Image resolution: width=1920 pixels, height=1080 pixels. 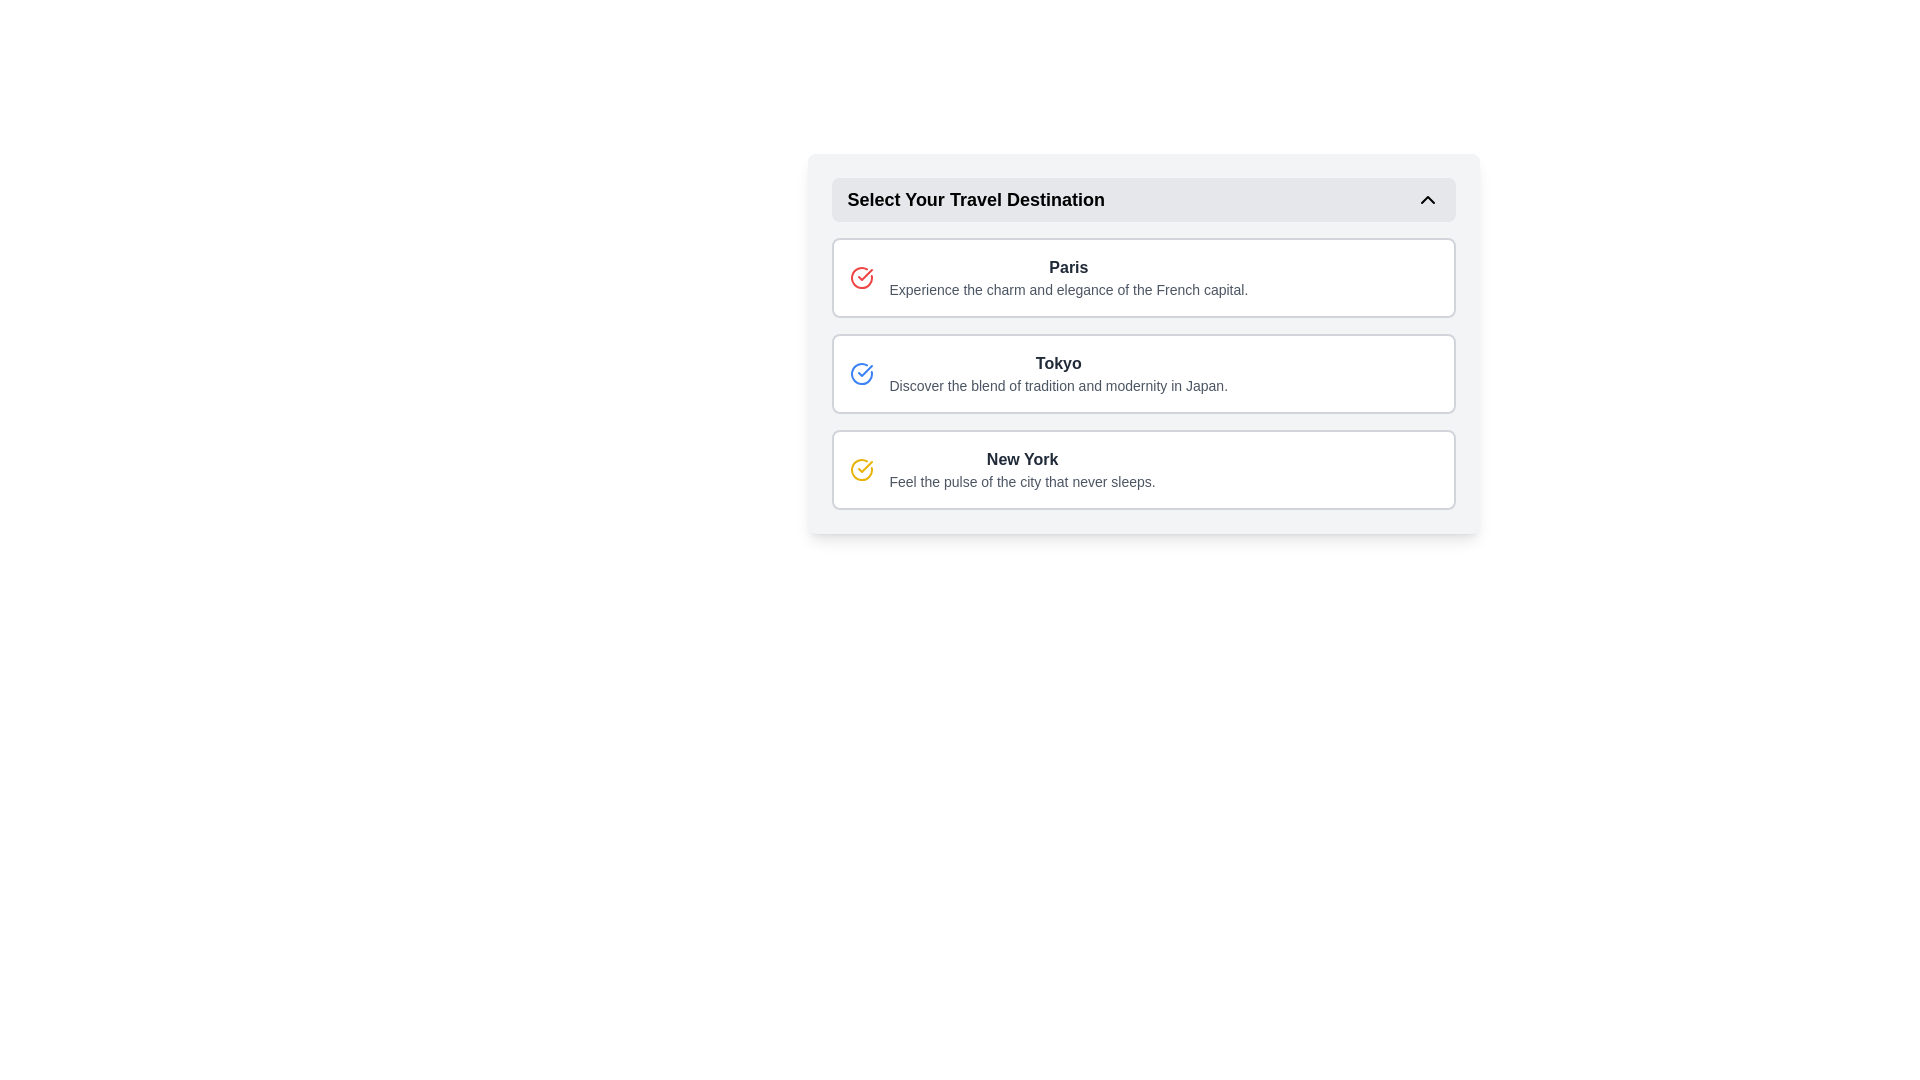 What do you see at coordinates (1022, 459) in the screenshot?
I see `the title text 'New York'` at bounding box center [1022, 459].